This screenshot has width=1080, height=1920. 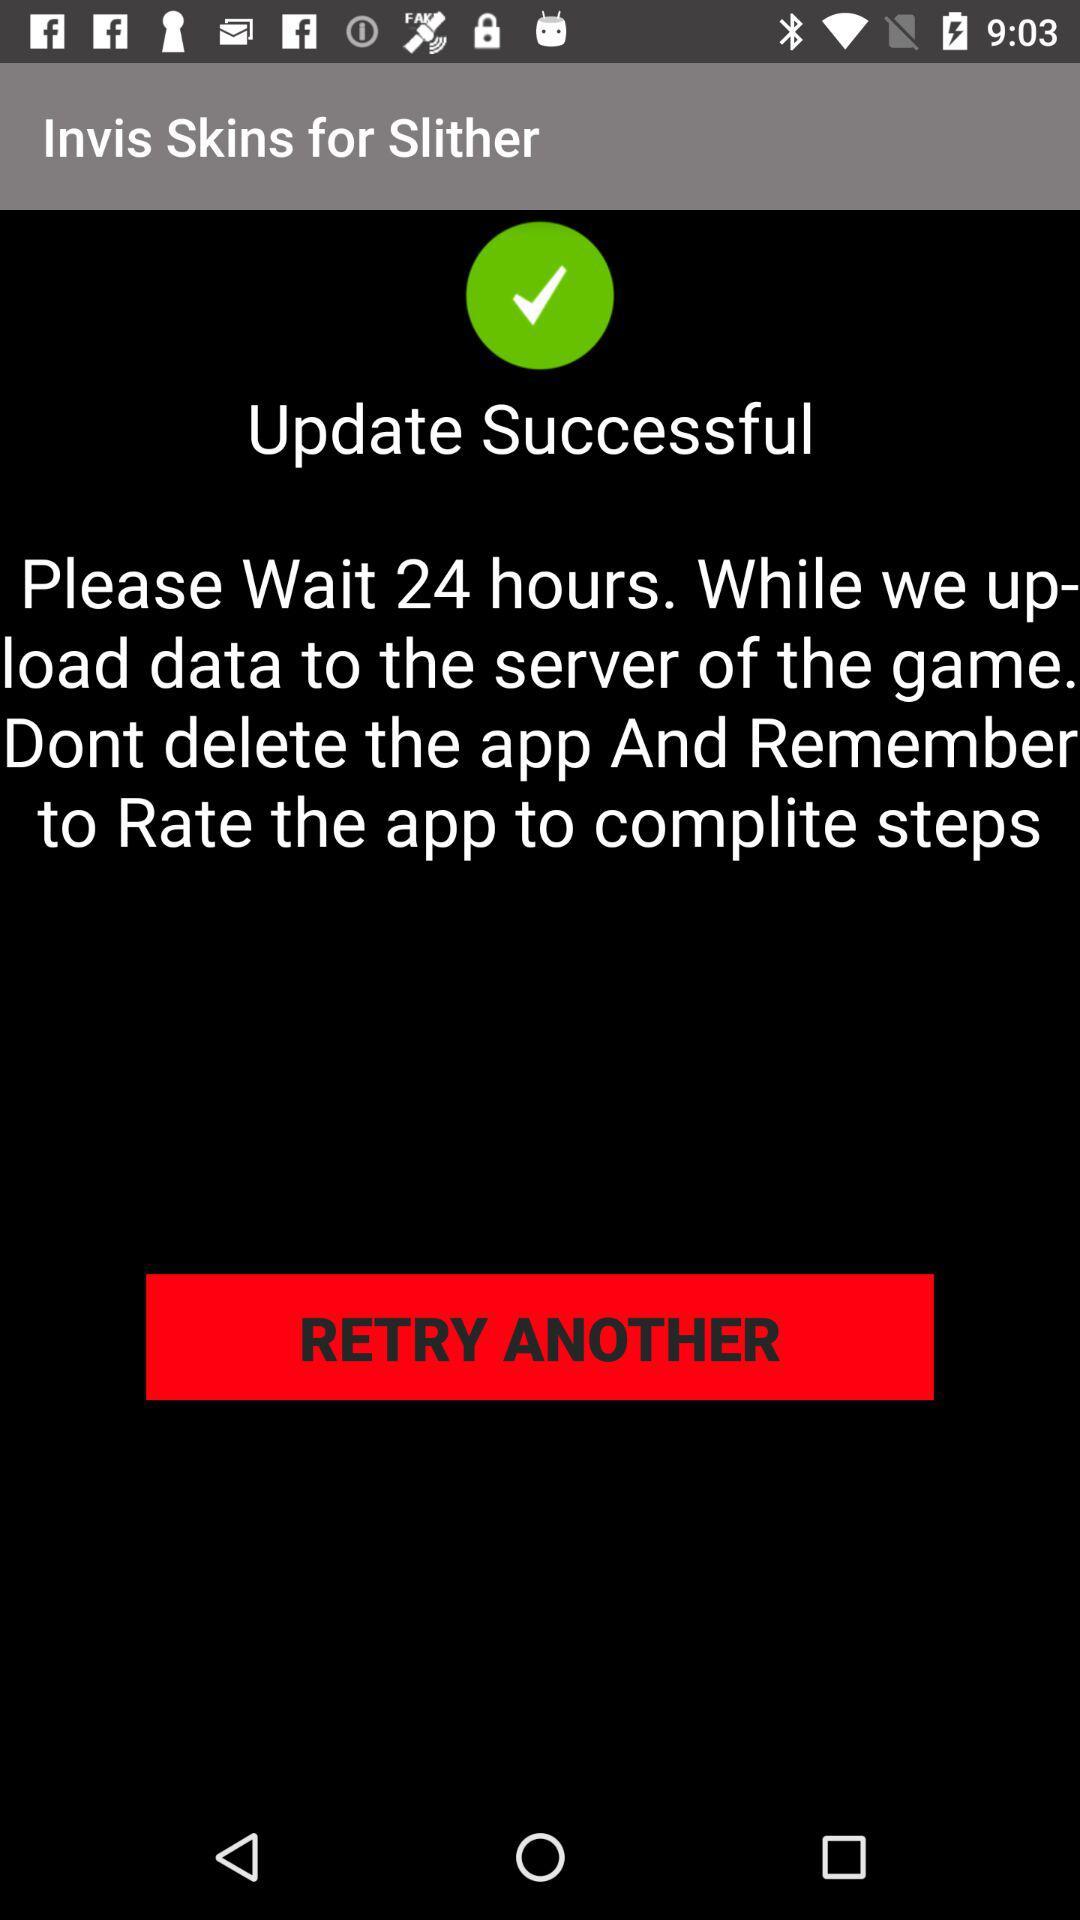 I want to click on the retry another item, so click(x=540, y=1337).